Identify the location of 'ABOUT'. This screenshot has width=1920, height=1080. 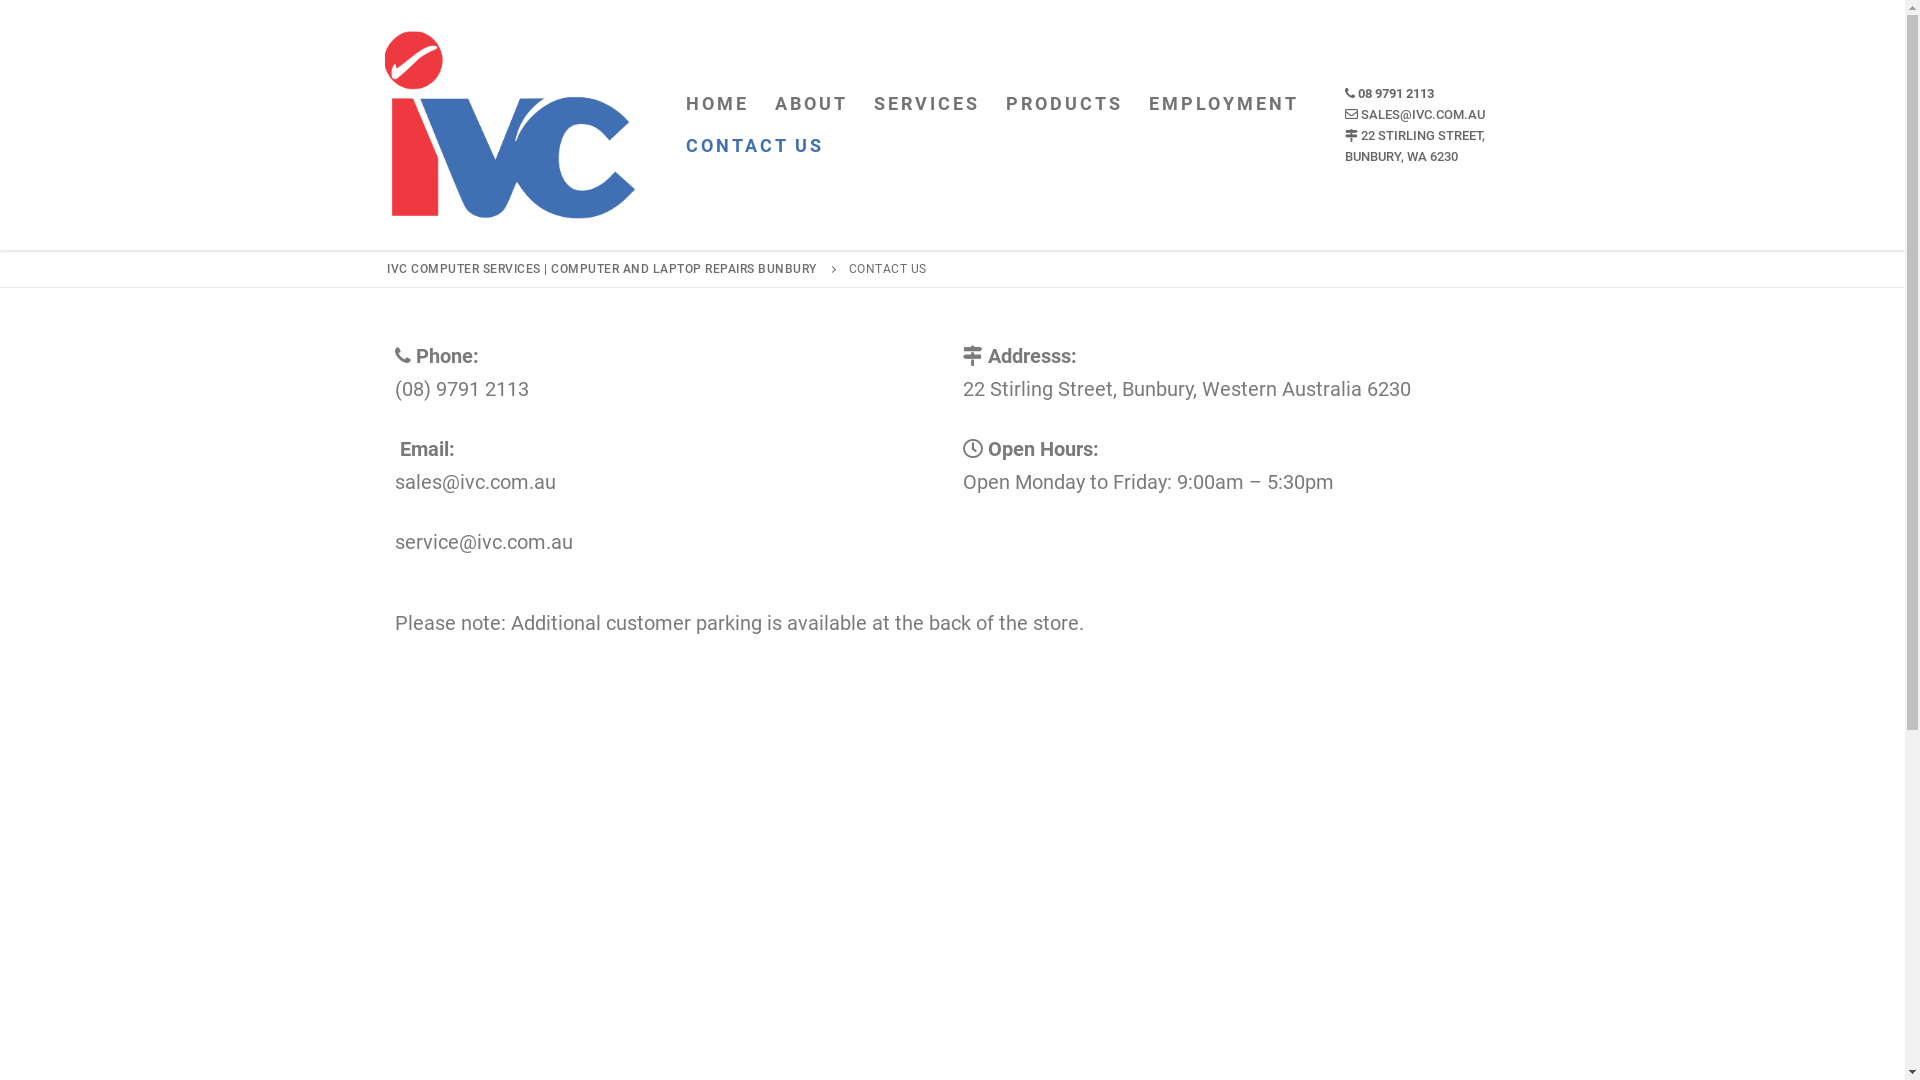
(811, 104).